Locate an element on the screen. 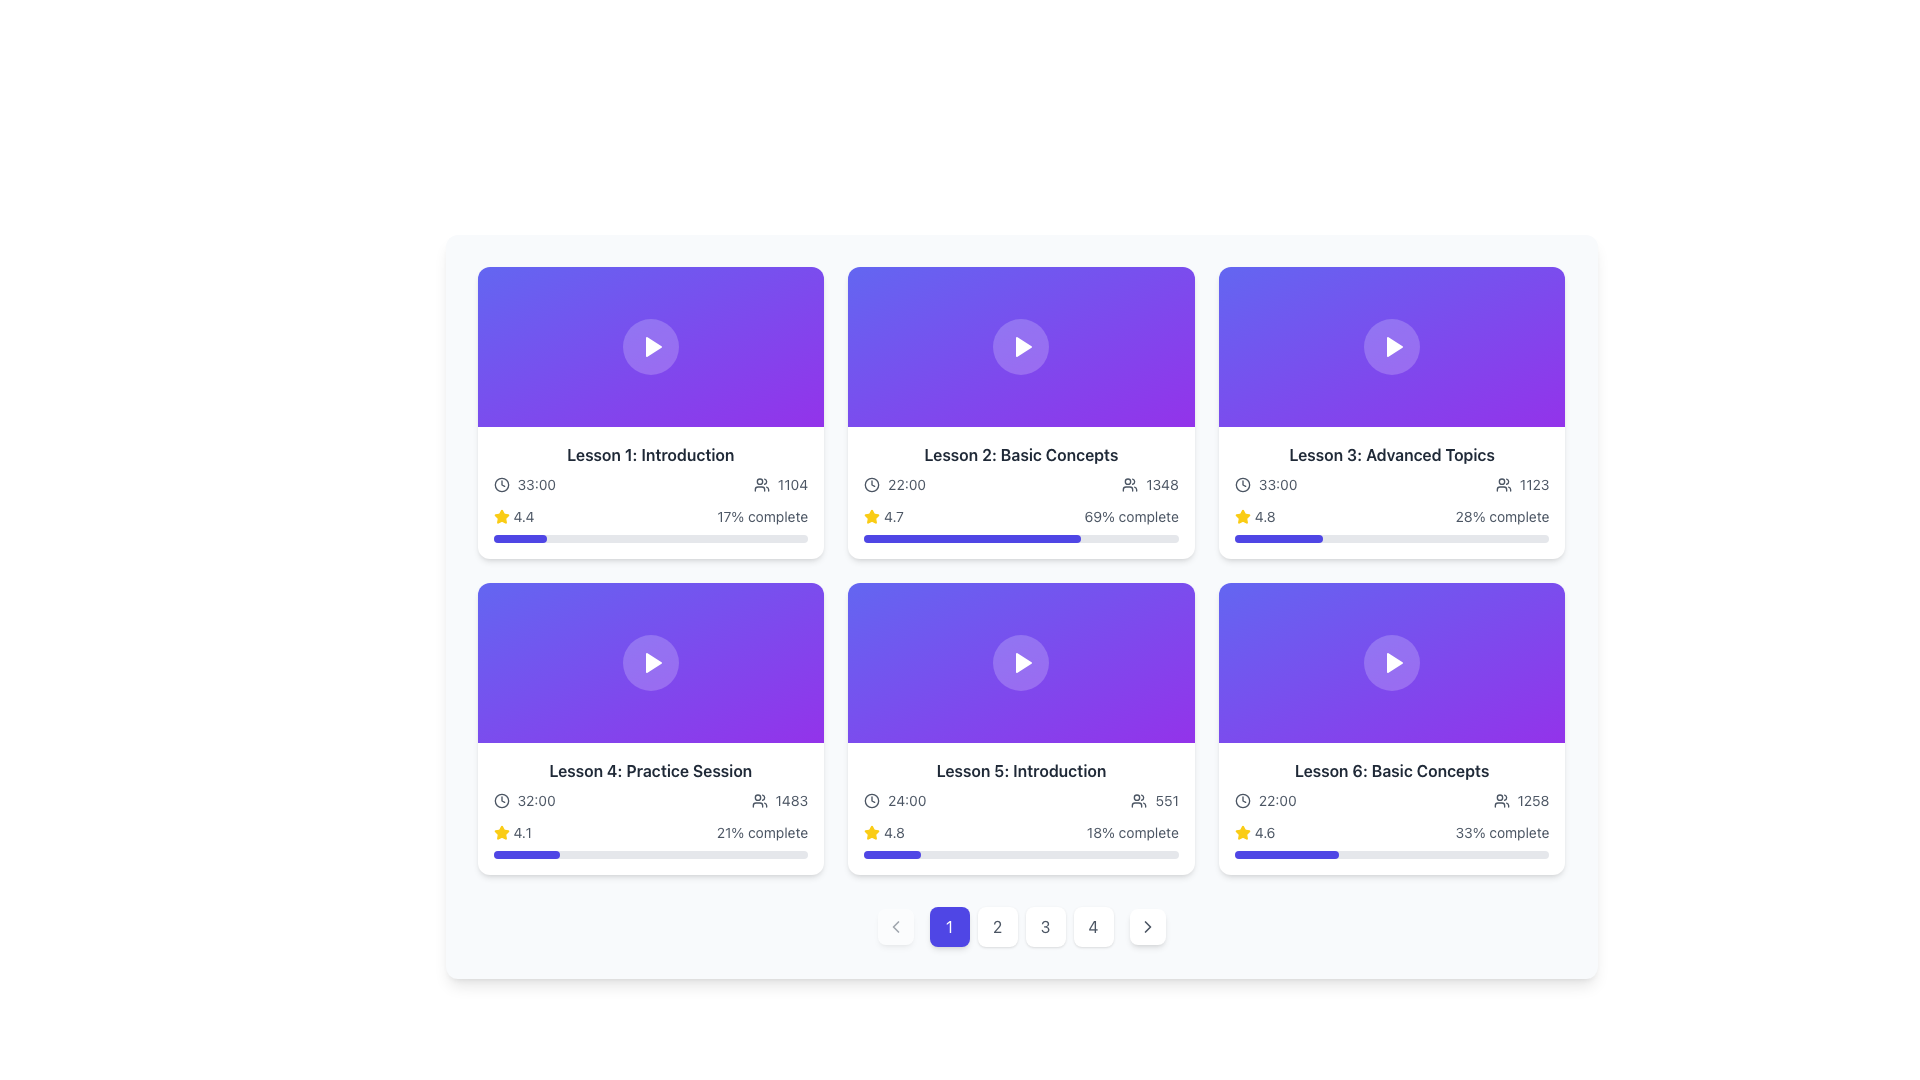 The width and height of the screenshot is (1920, 1080). the progress bar of the top-left Information Card in the grid layout that provides lesson details such as title, duration, user count, rating, and completion percentage is located at coordinates (650, 493).